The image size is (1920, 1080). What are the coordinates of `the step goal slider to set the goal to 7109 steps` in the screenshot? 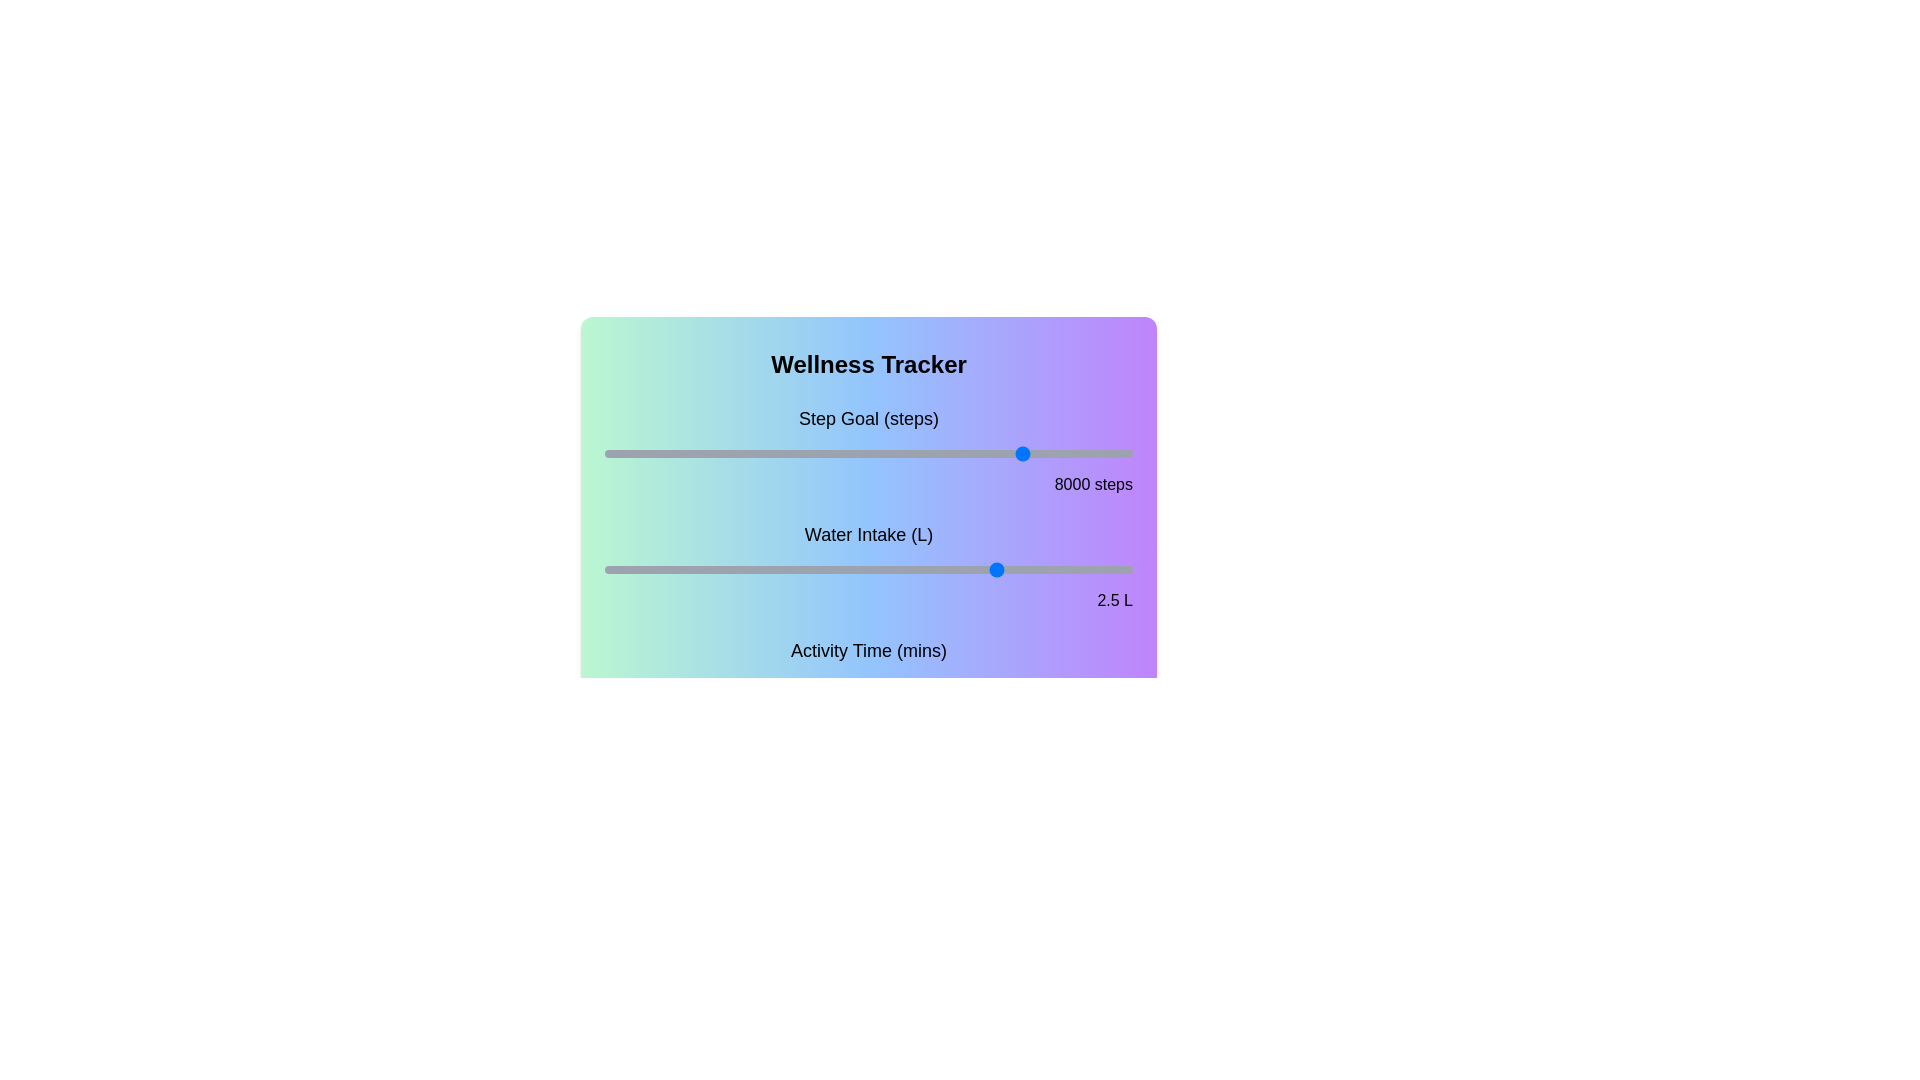 It's located at (980, 454).